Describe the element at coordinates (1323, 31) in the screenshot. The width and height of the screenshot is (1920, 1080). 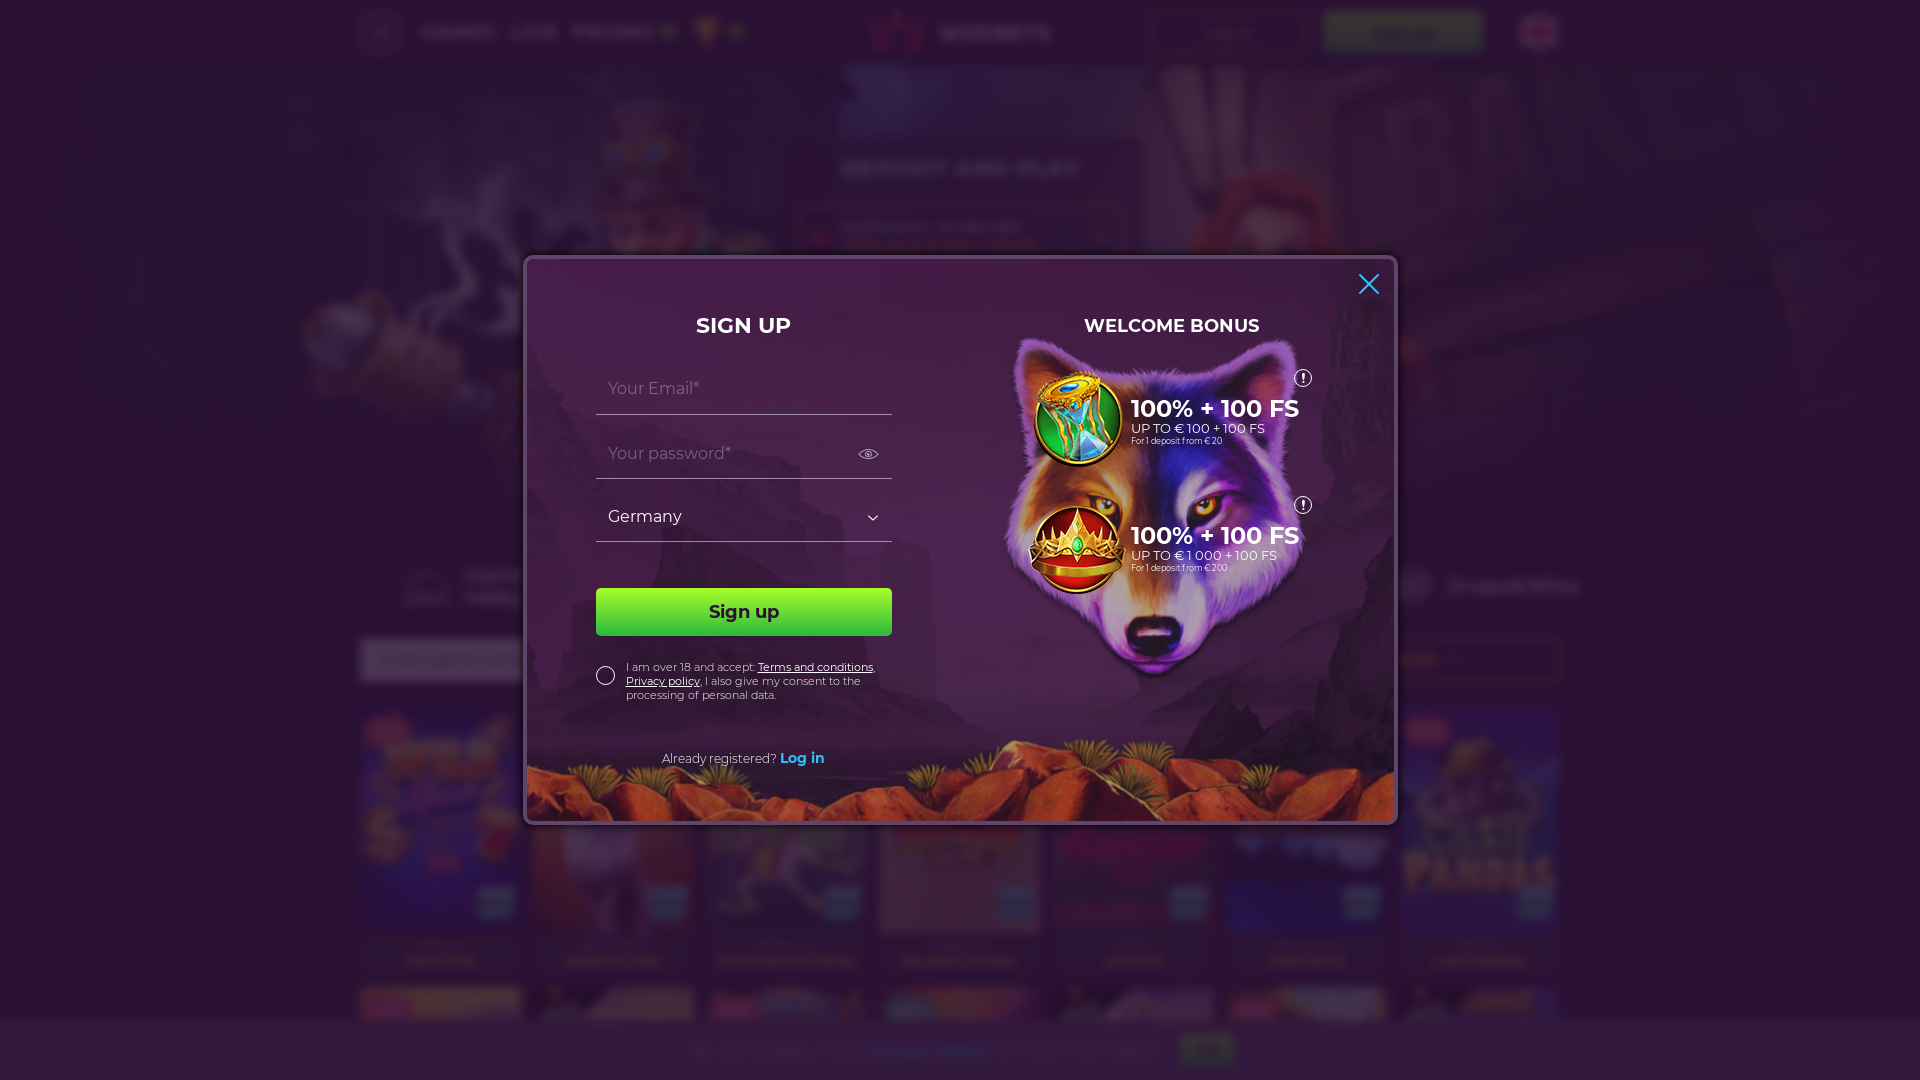
I see `'Sign up'` at that location.